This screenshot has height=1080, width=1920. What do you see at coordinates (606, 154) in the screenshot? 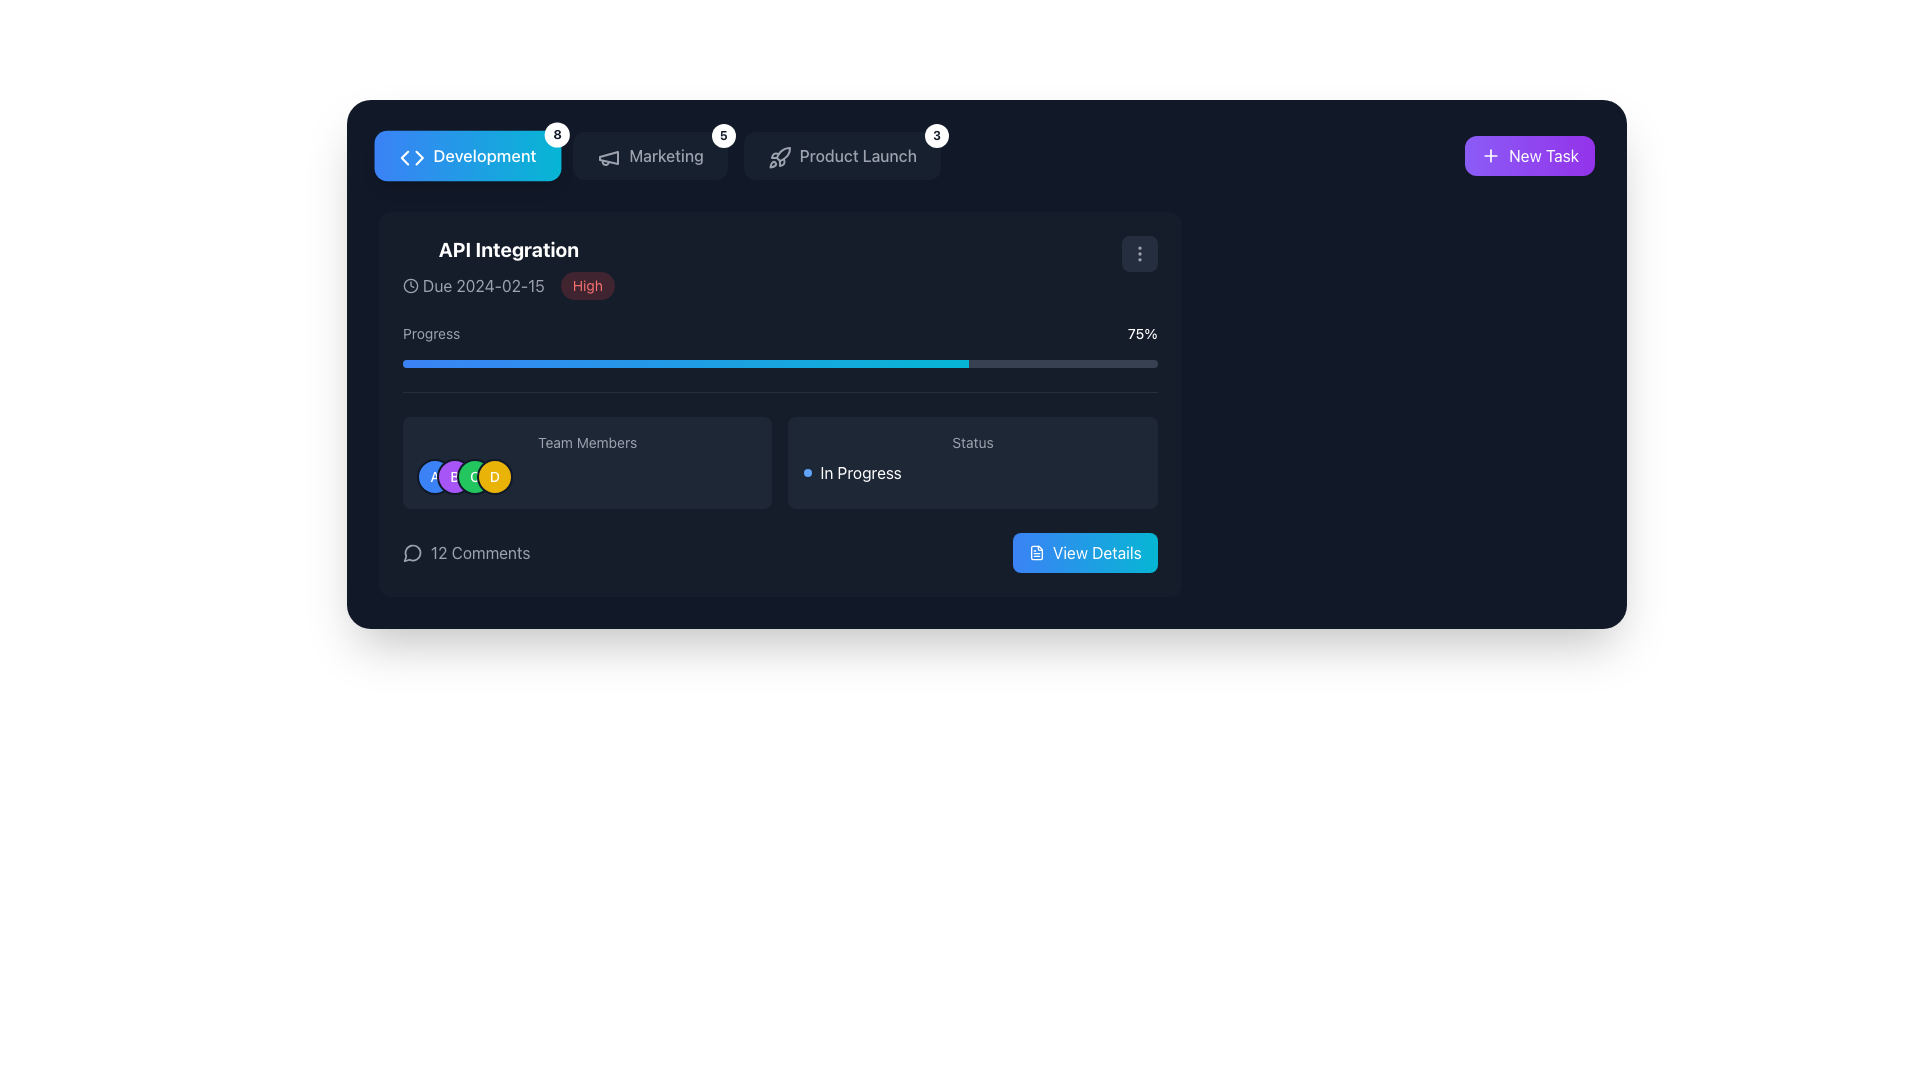
I see `the 'Marketing' icon located` at bounding box center [606, 154].